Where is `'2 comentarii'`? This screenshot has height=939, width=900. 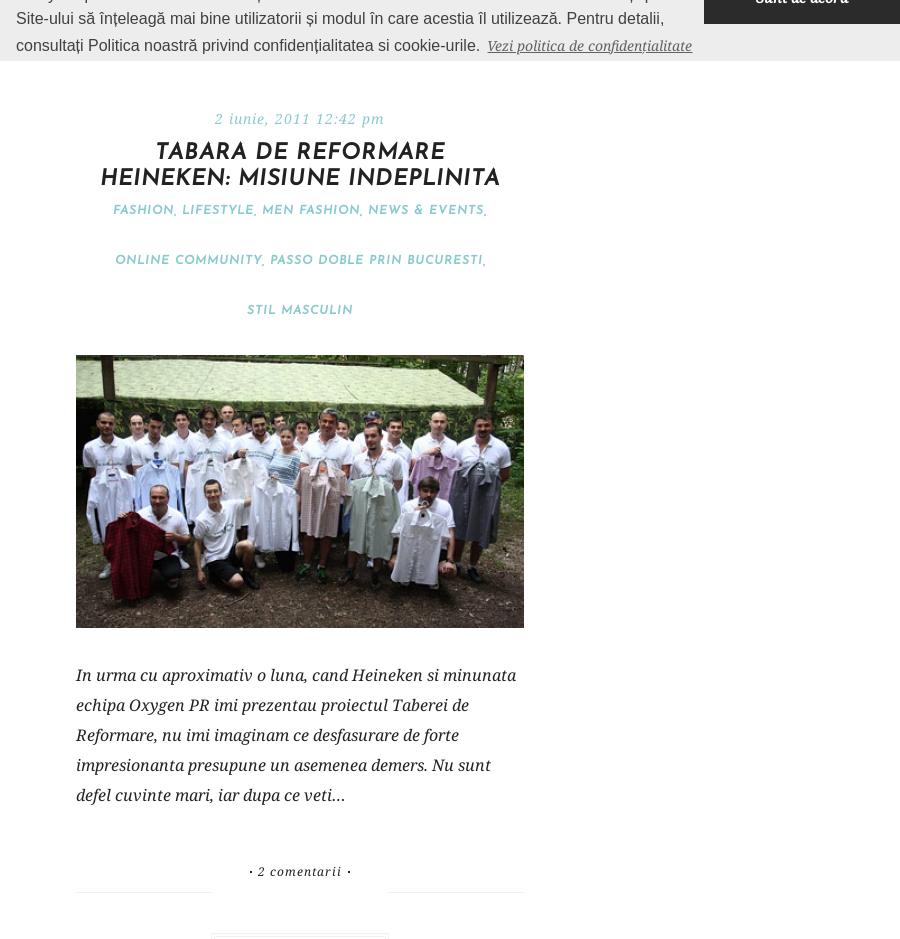
'2 comentarii' is located at coordinates (298, 871).